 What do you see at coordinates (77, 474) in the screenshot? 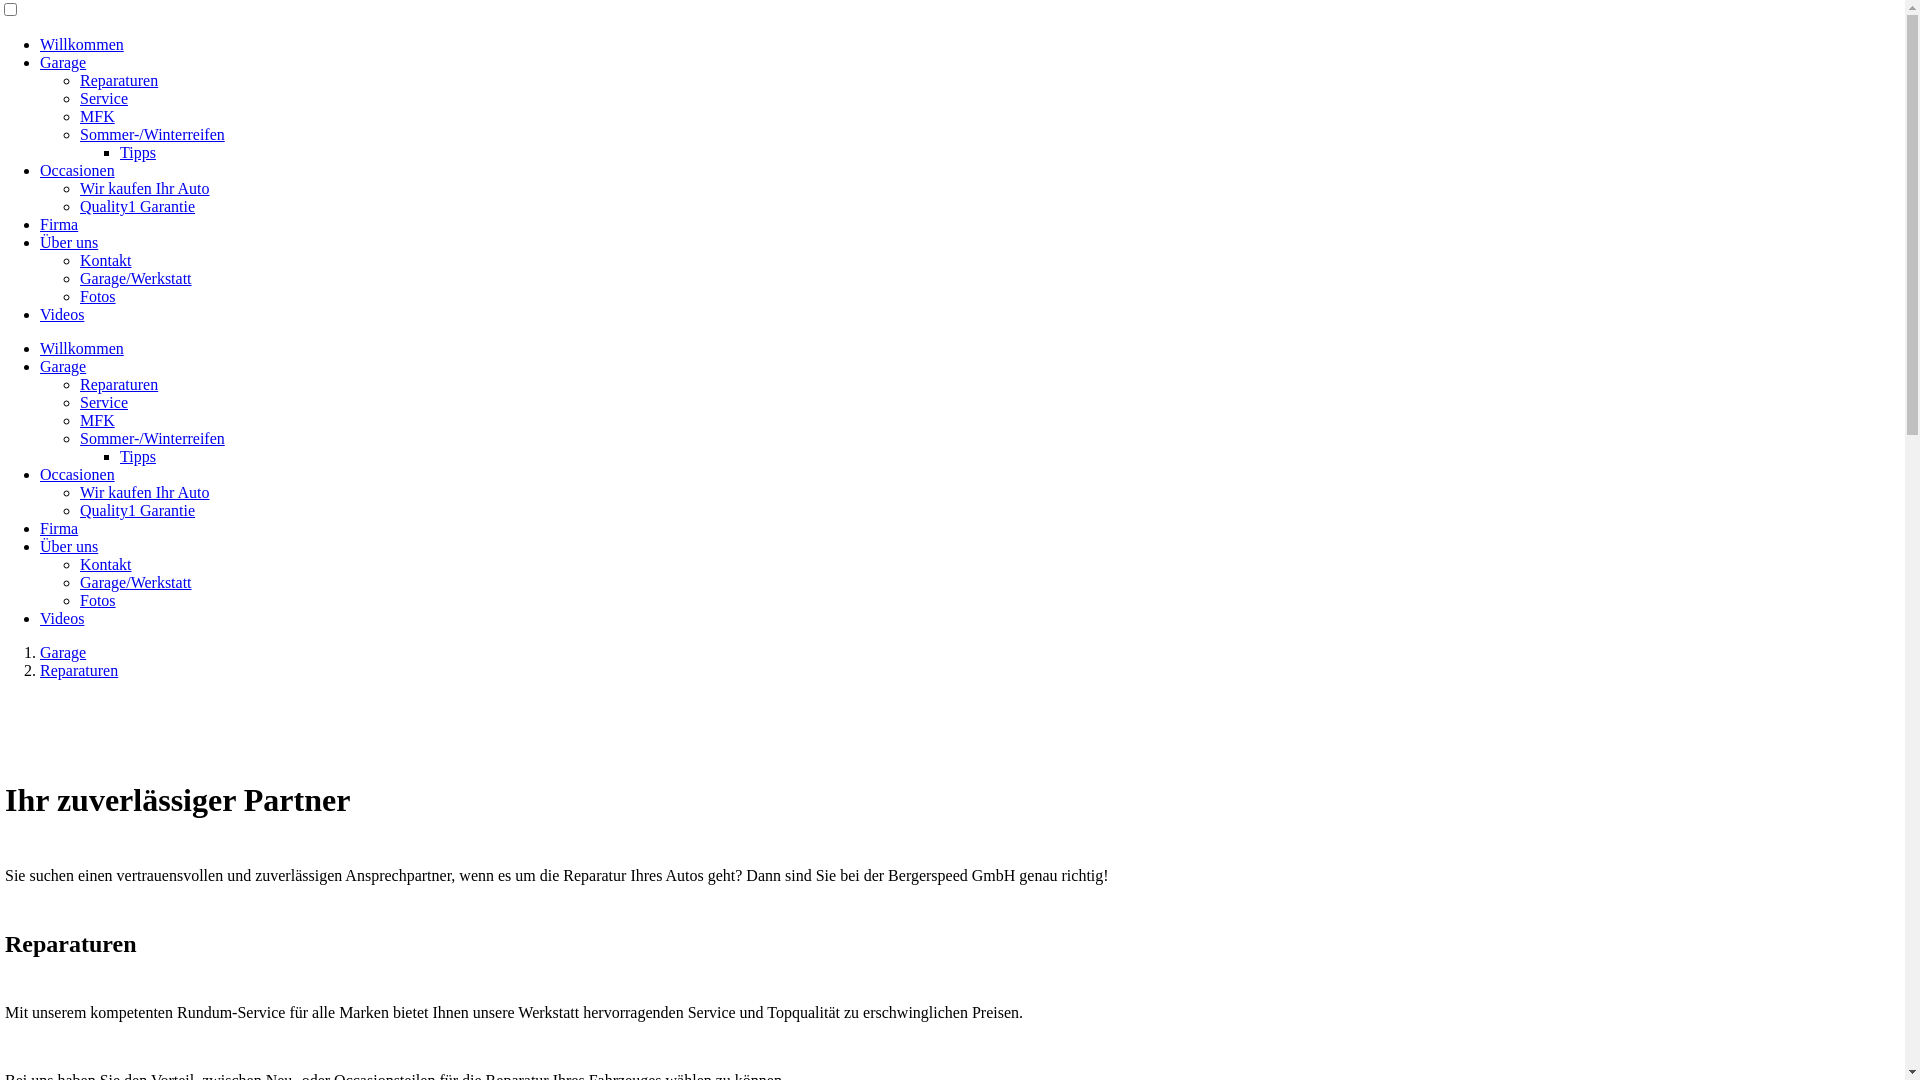
I see `'Occasionen'` at bounding box center [77, 474].